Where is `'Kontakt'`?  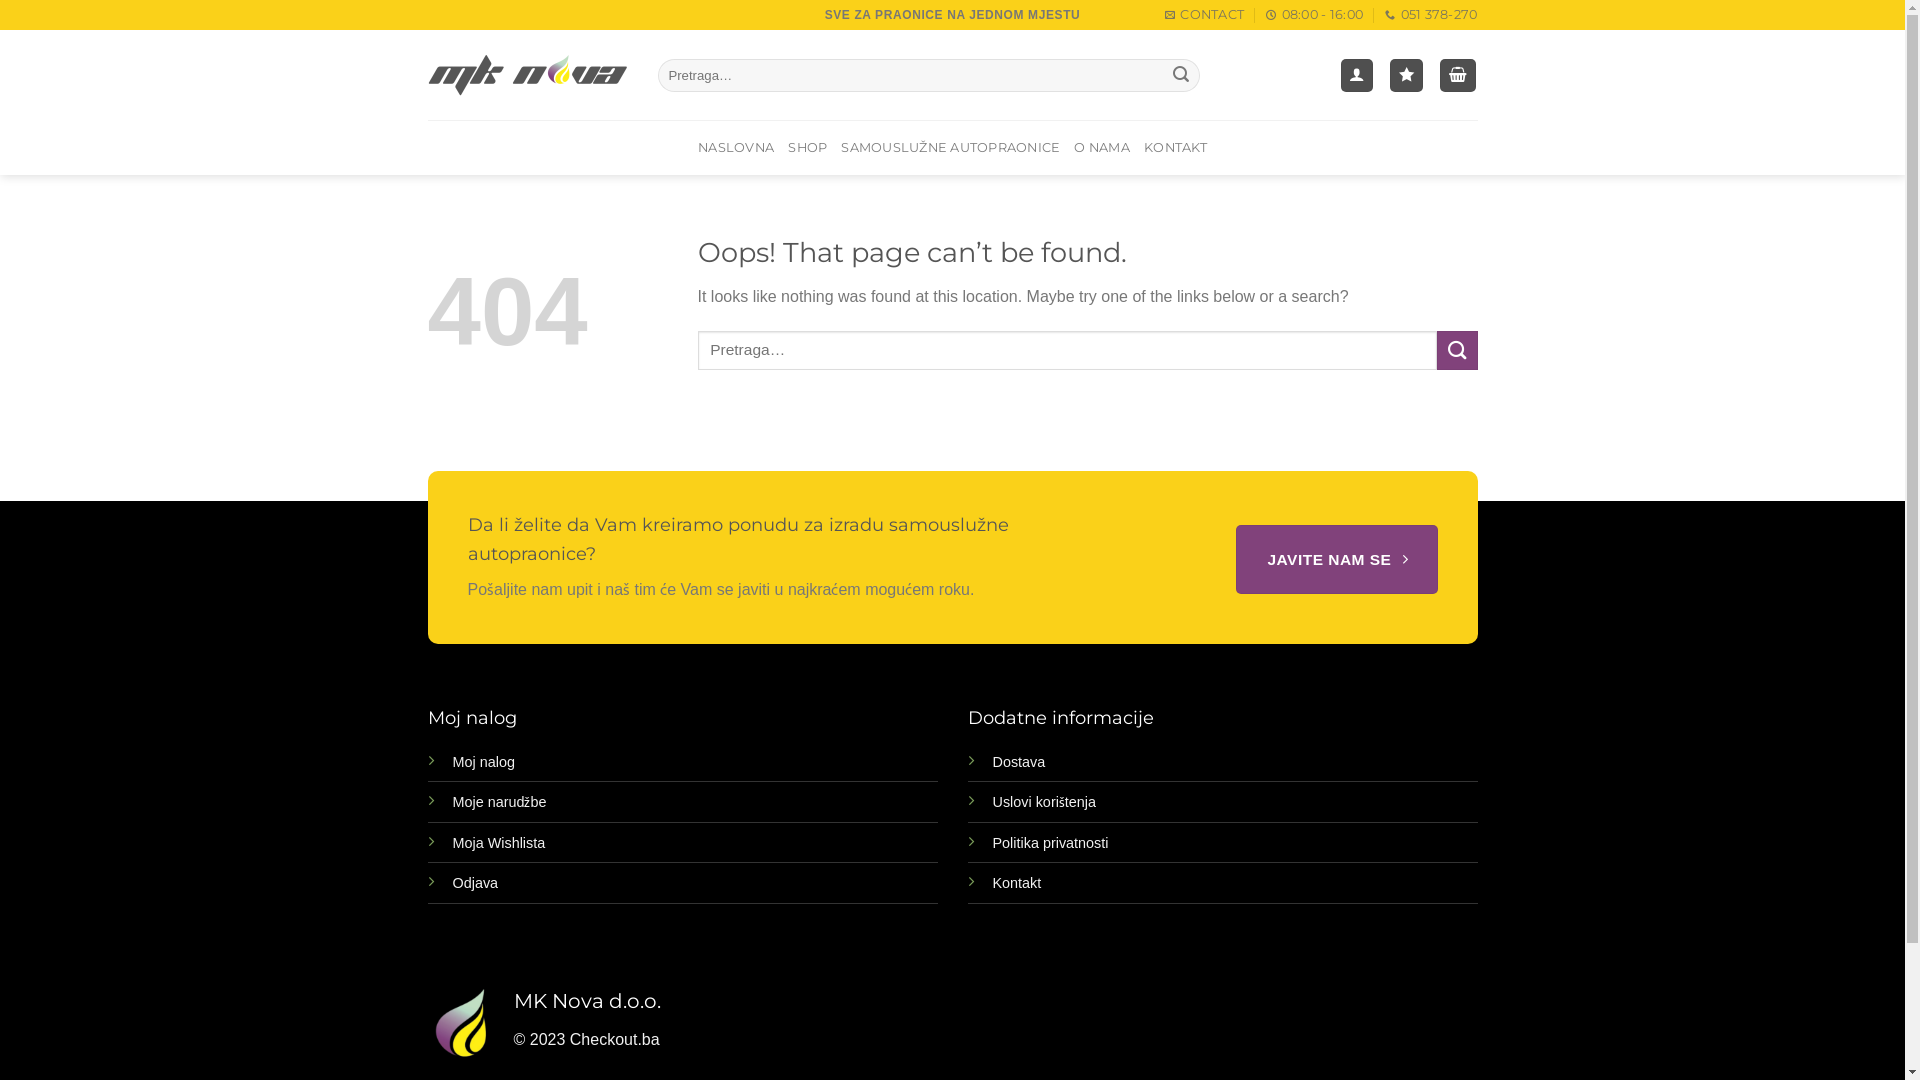 'Kontakt' is located at coordinates (1016, 882).